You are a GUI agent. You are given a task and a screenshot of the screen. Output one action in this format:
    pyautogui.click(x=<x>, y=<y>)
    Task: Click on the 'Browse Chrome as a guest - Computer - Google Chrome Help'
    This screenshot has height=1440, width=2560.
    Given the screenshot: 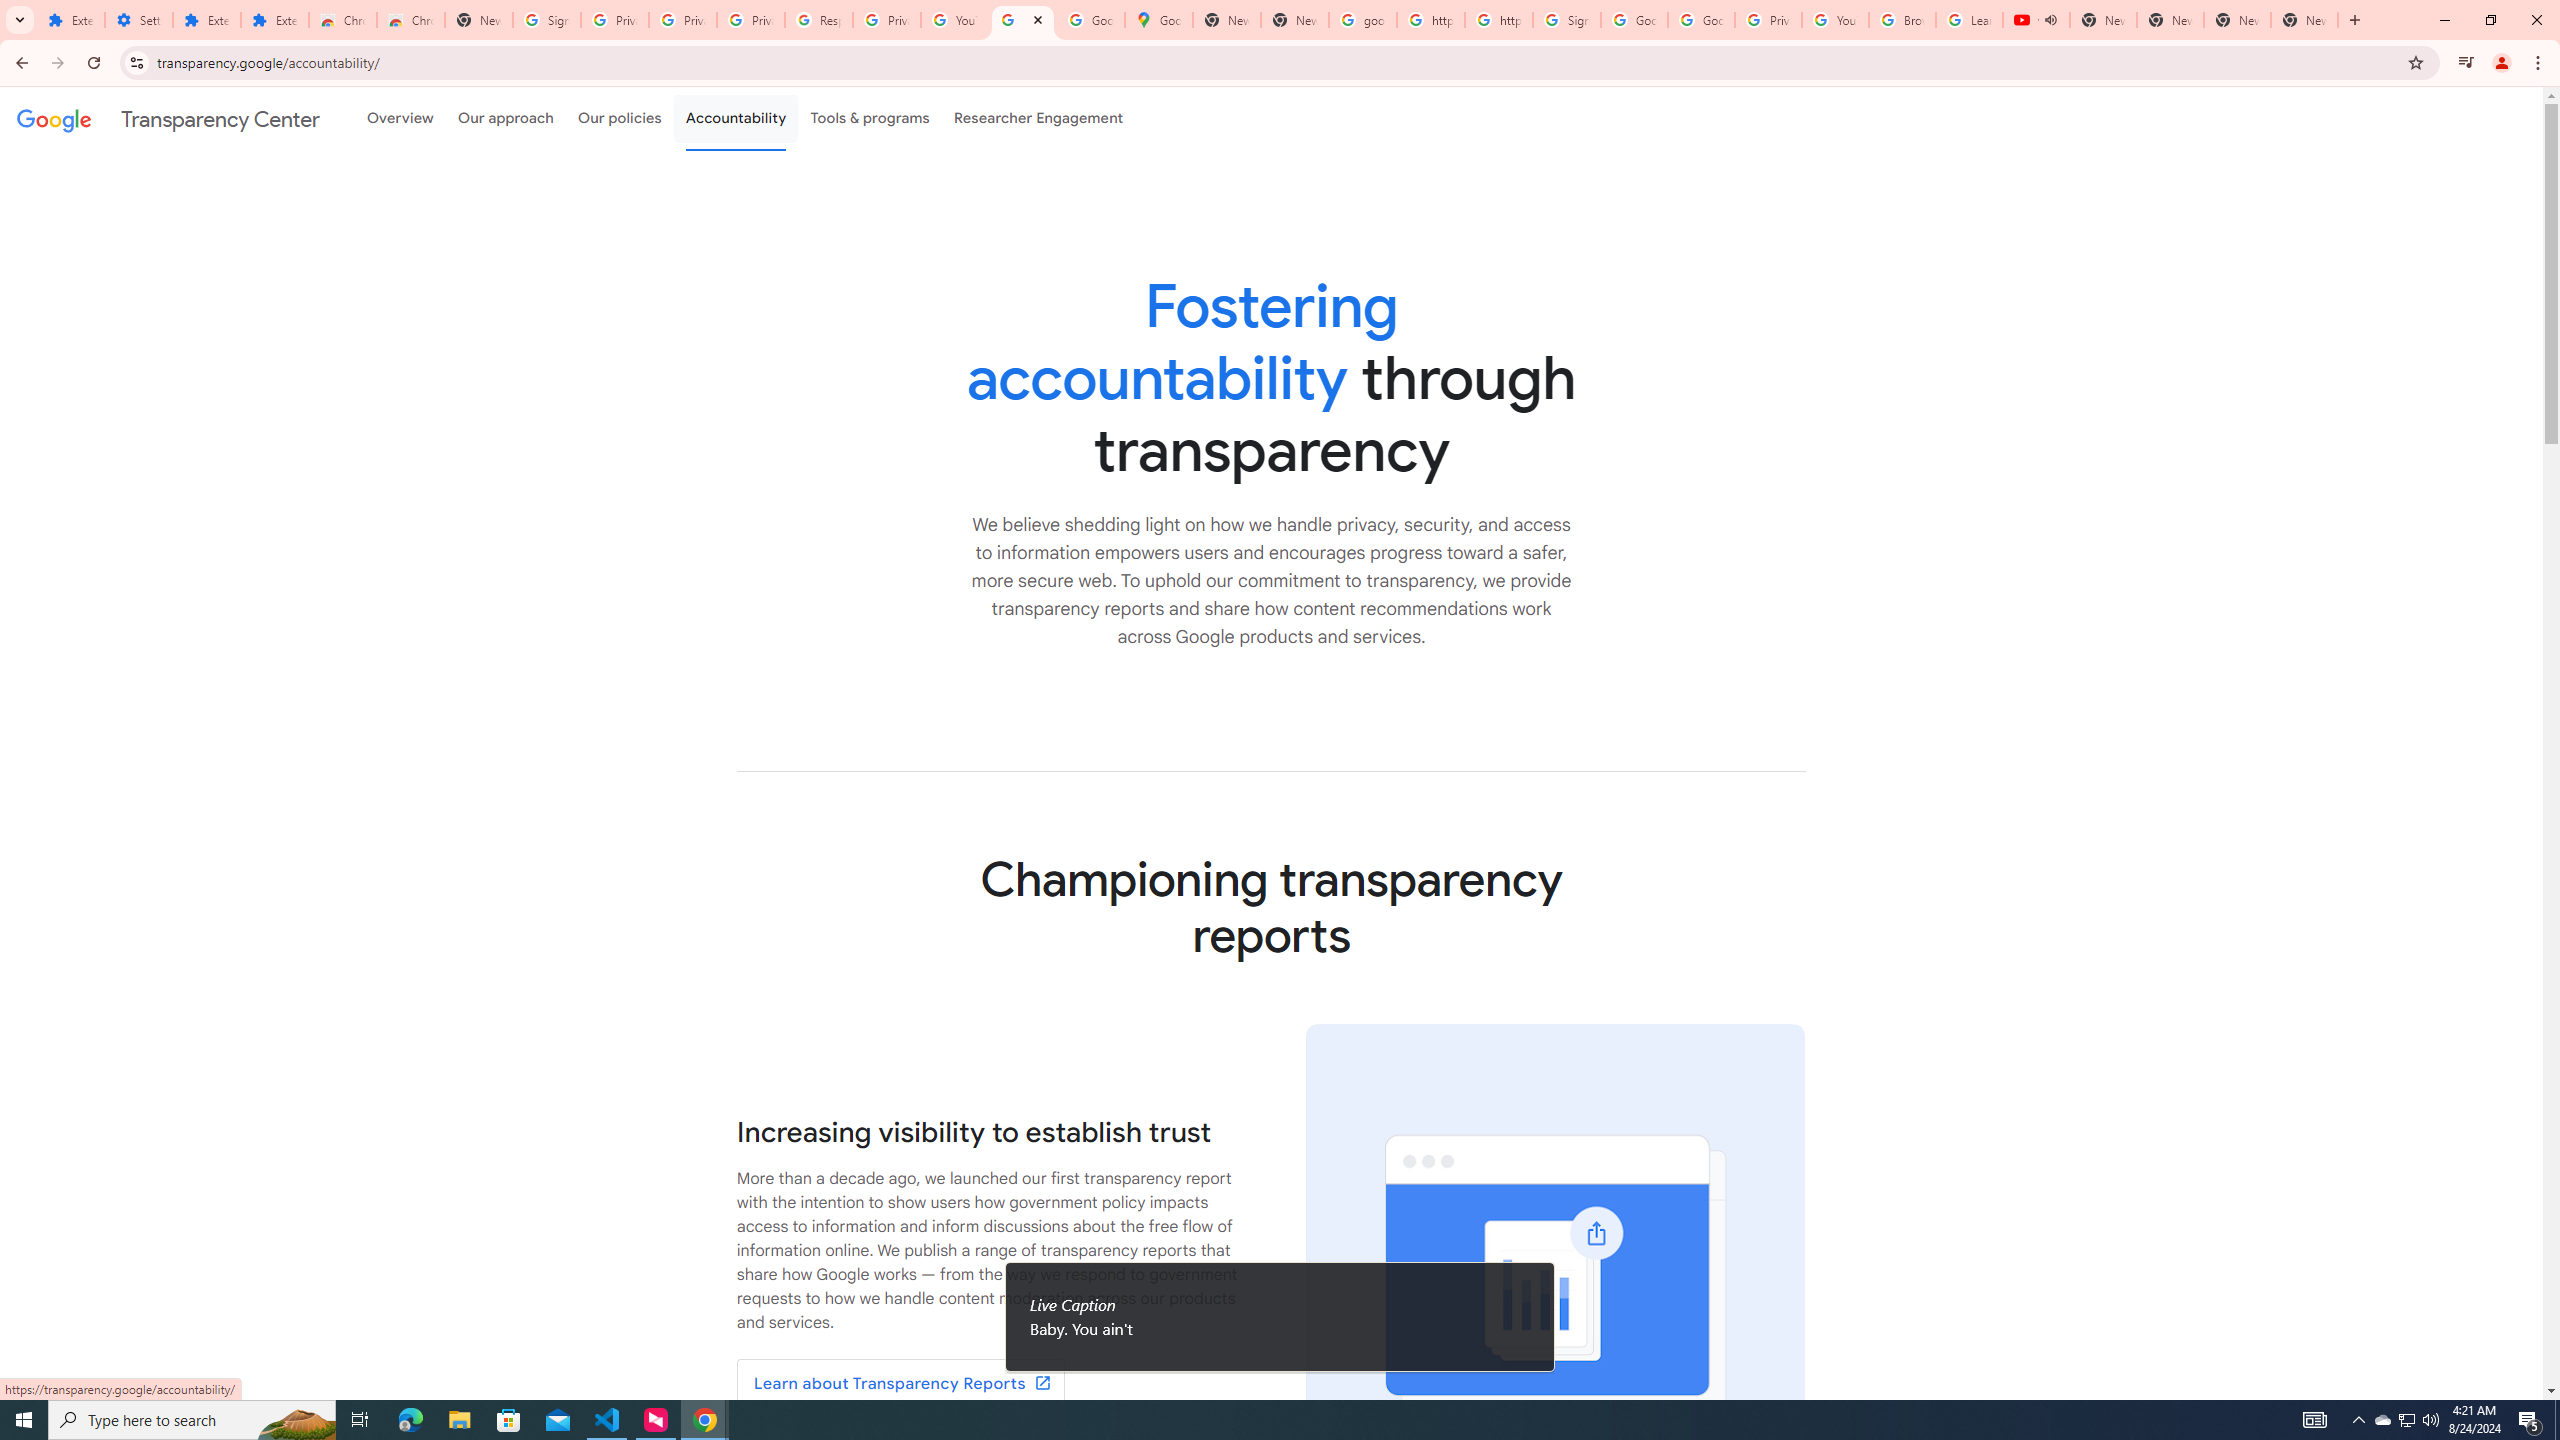 What is the action you would take?
    pyautogui.click(x=1903, y=19)
    